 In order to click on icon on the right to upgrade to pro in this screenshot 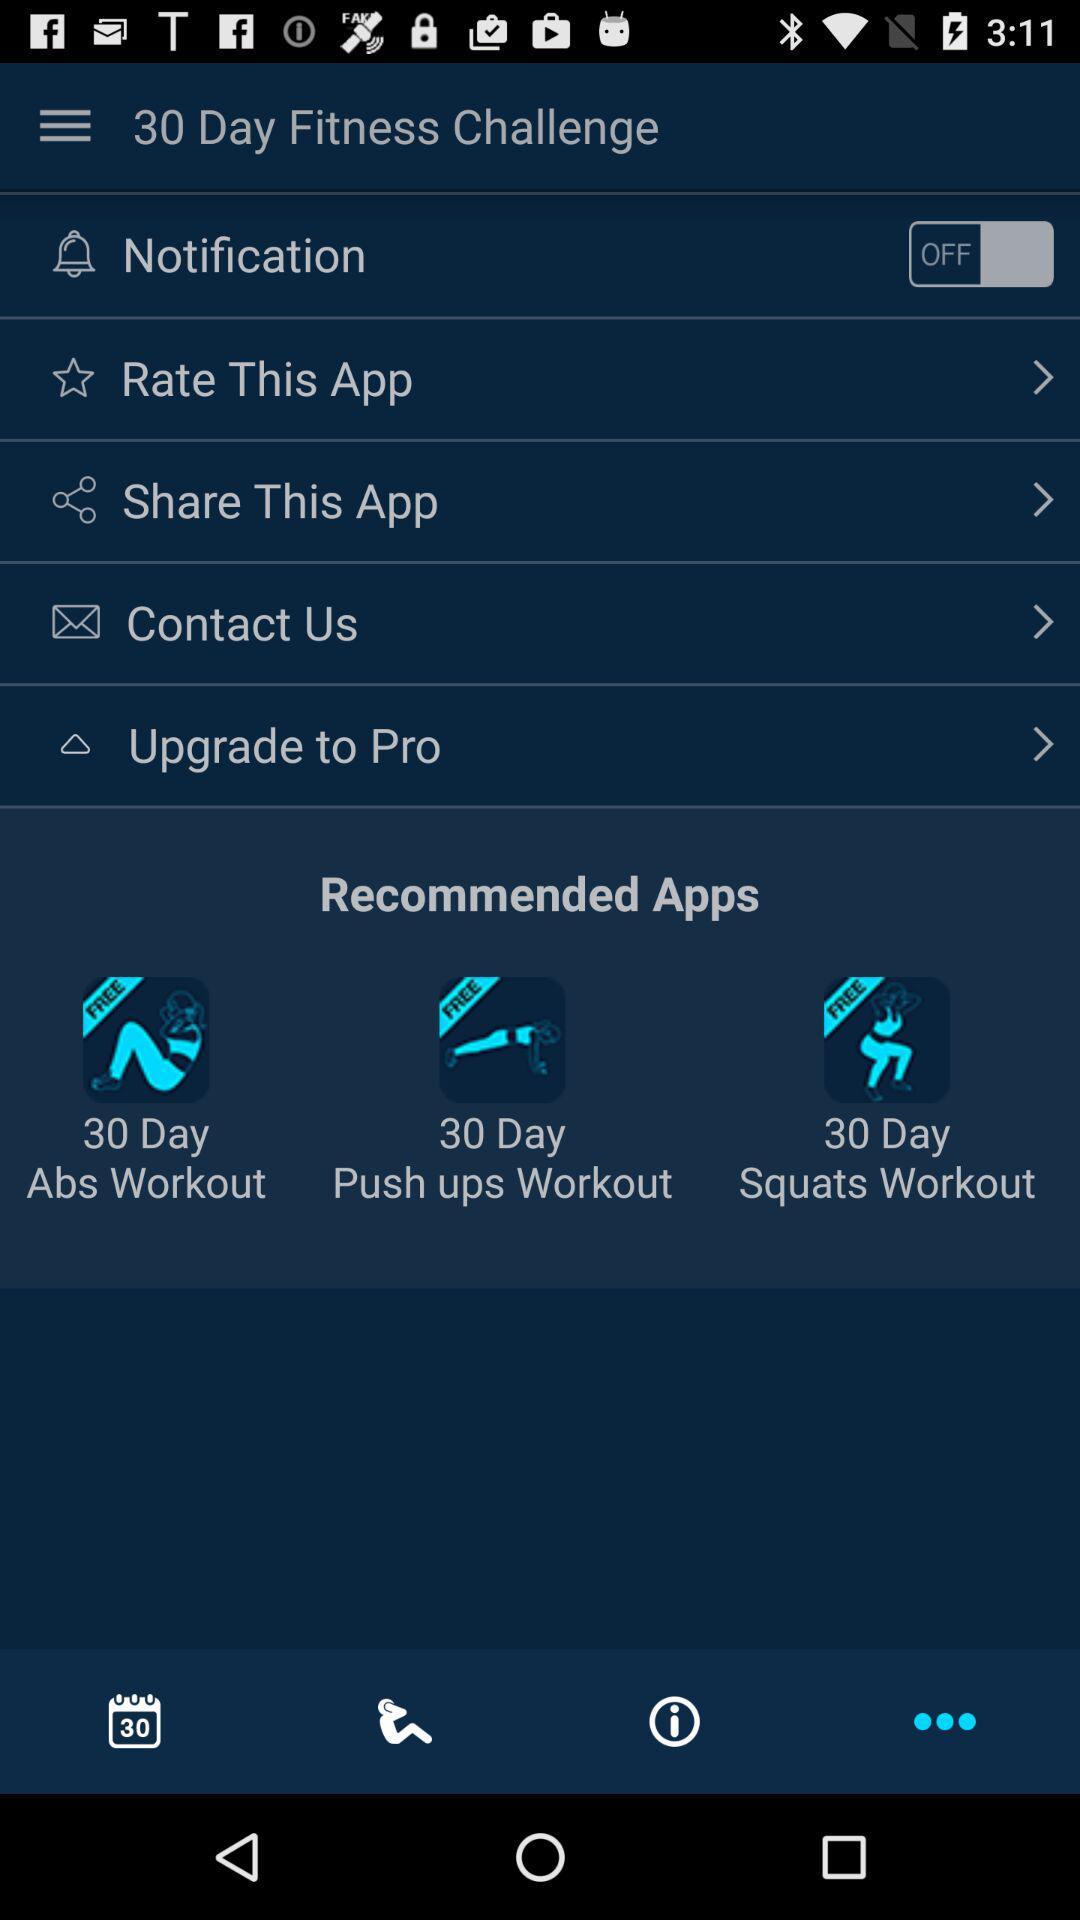, I will do `click(1043, 743)`.